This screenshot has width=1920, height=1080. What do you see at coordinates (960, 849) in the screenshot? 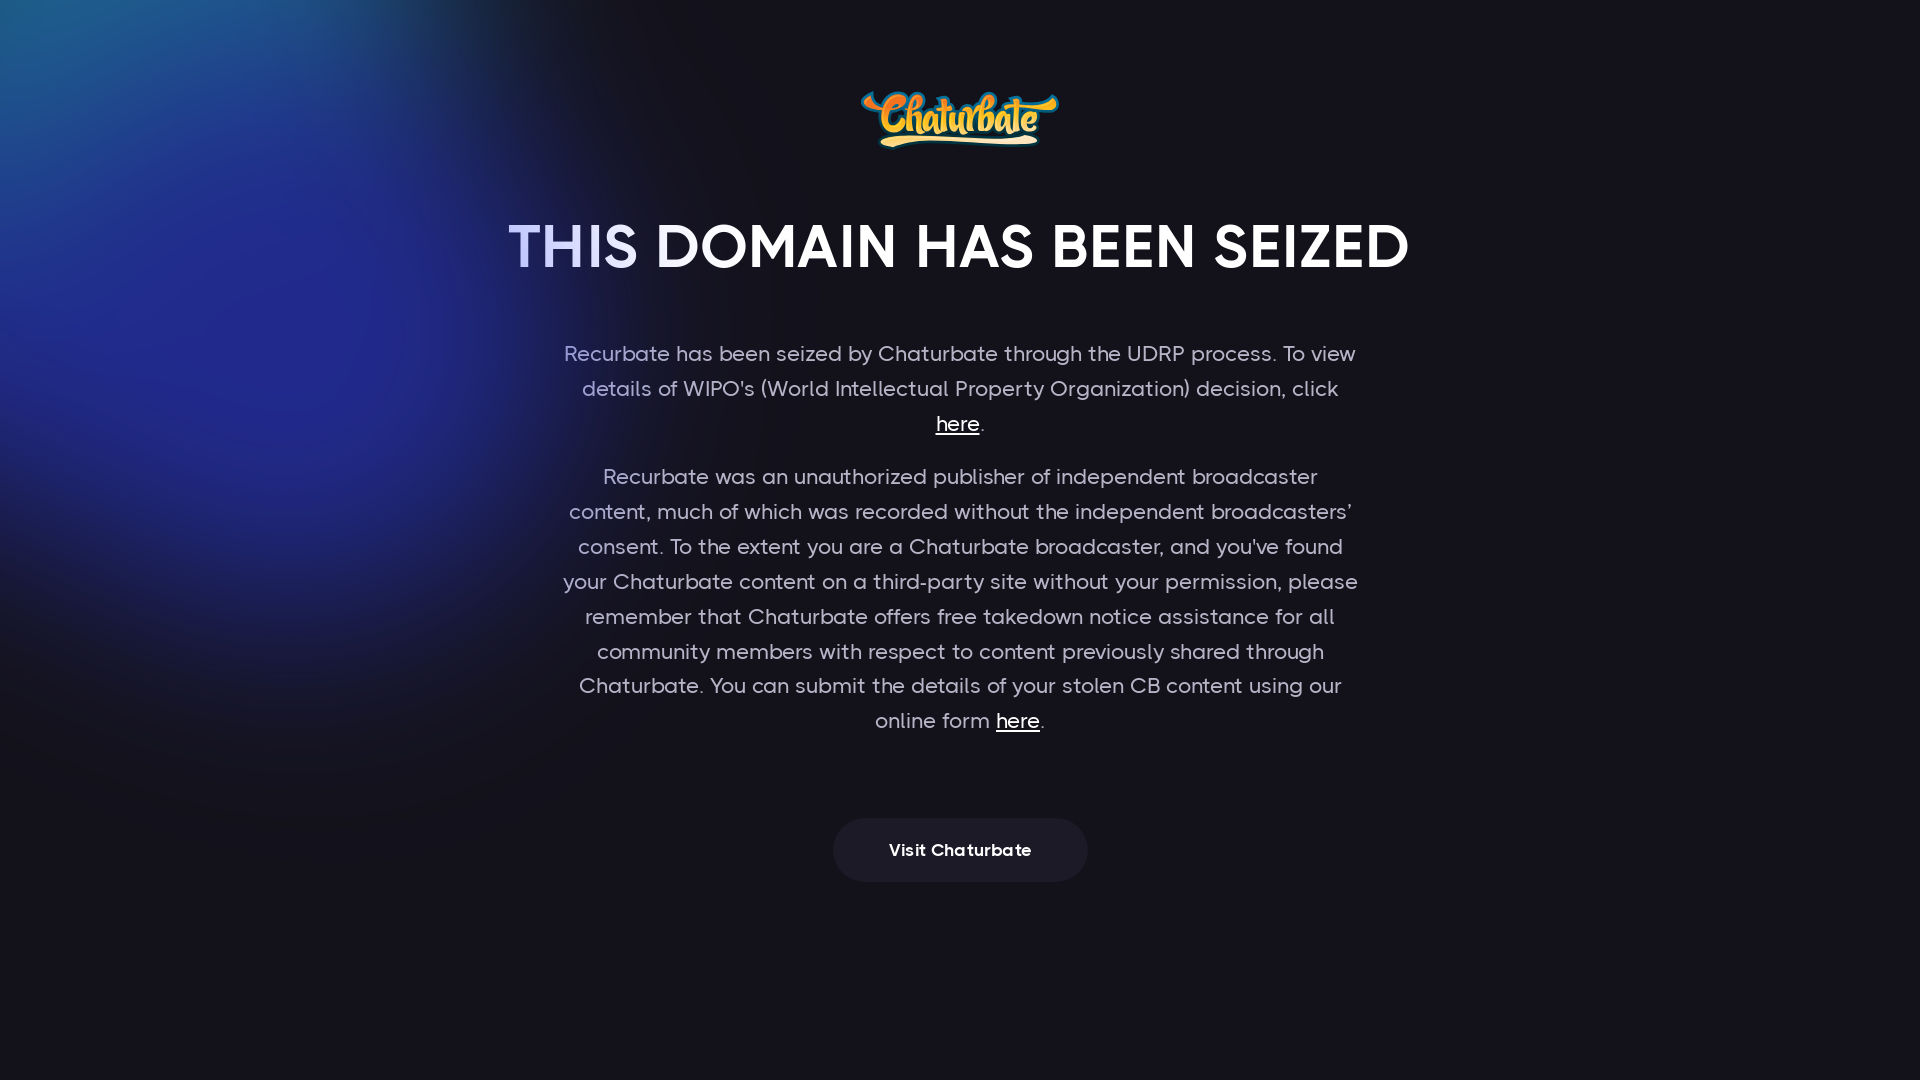
I see `'Visit Chaturbate'` at bounding box center [960, 849].